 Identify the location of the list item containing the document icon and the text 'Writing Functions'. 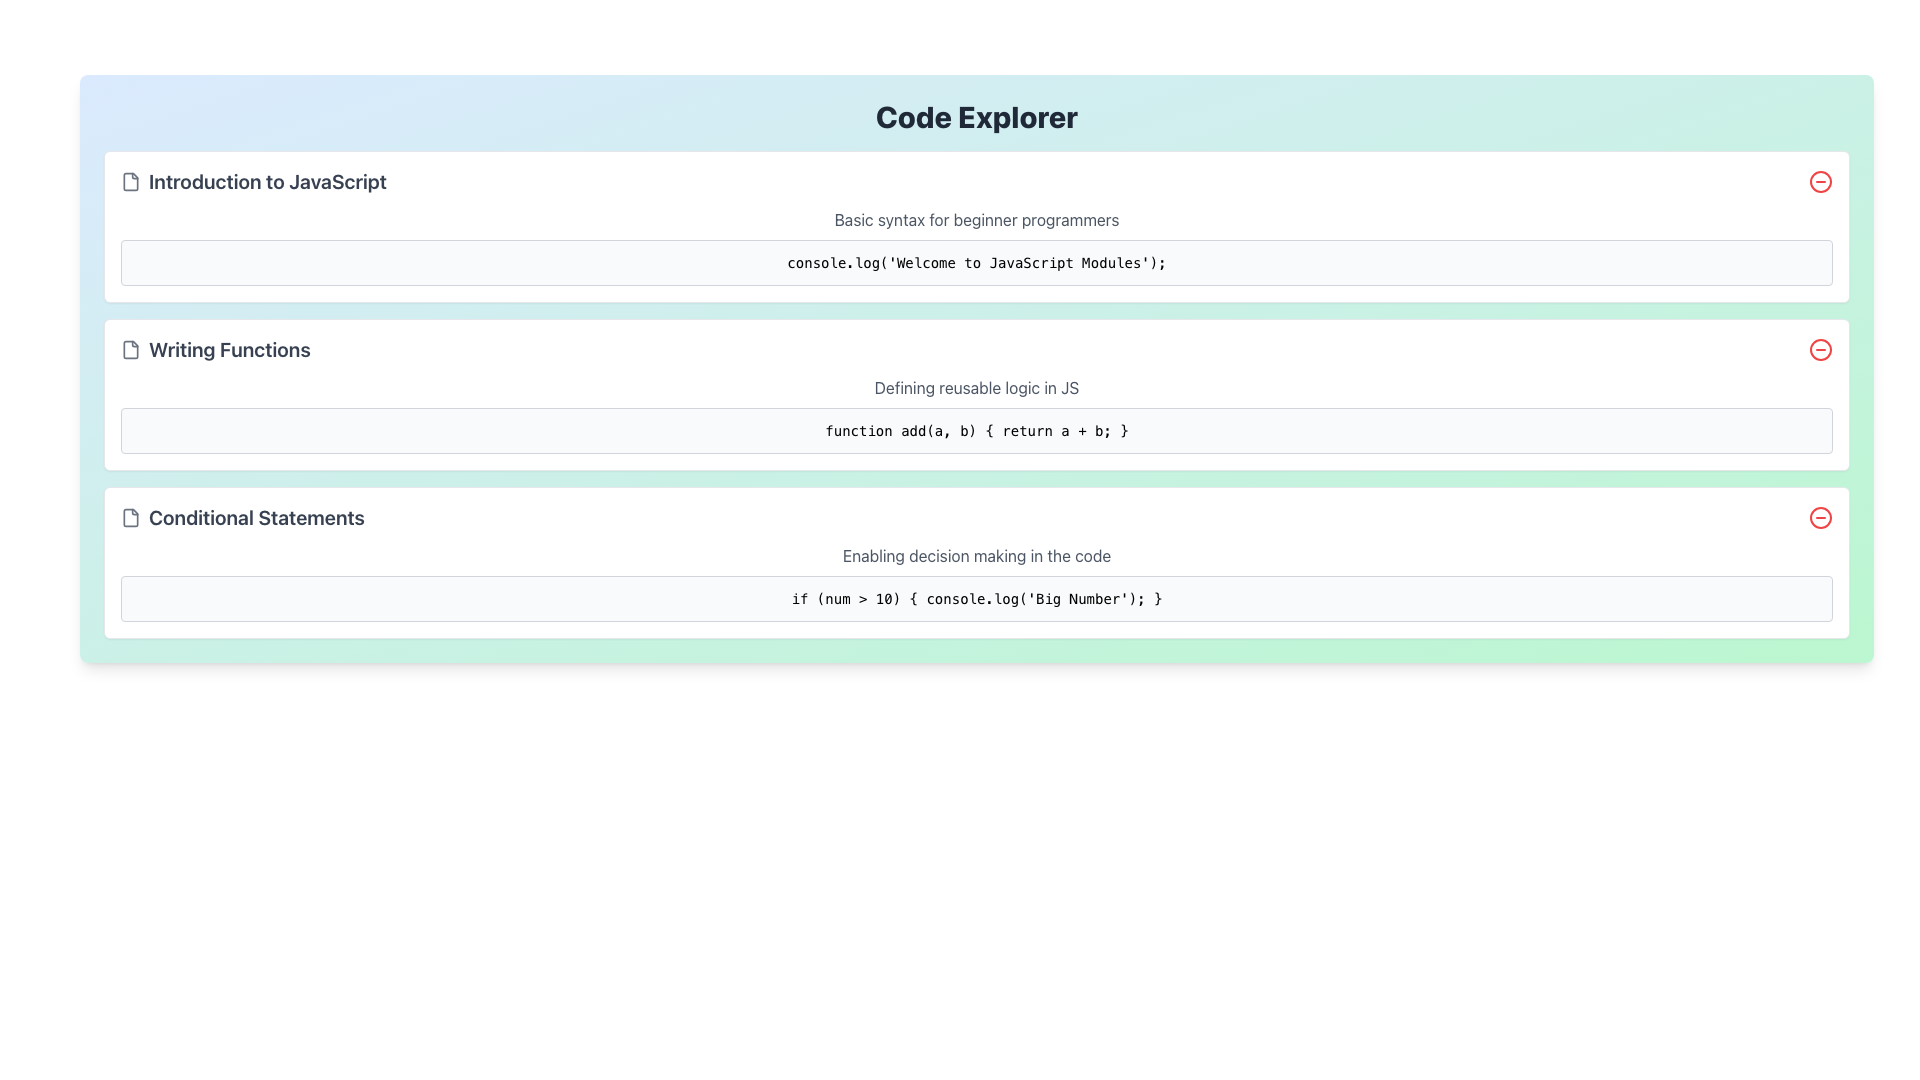
(215, 349).